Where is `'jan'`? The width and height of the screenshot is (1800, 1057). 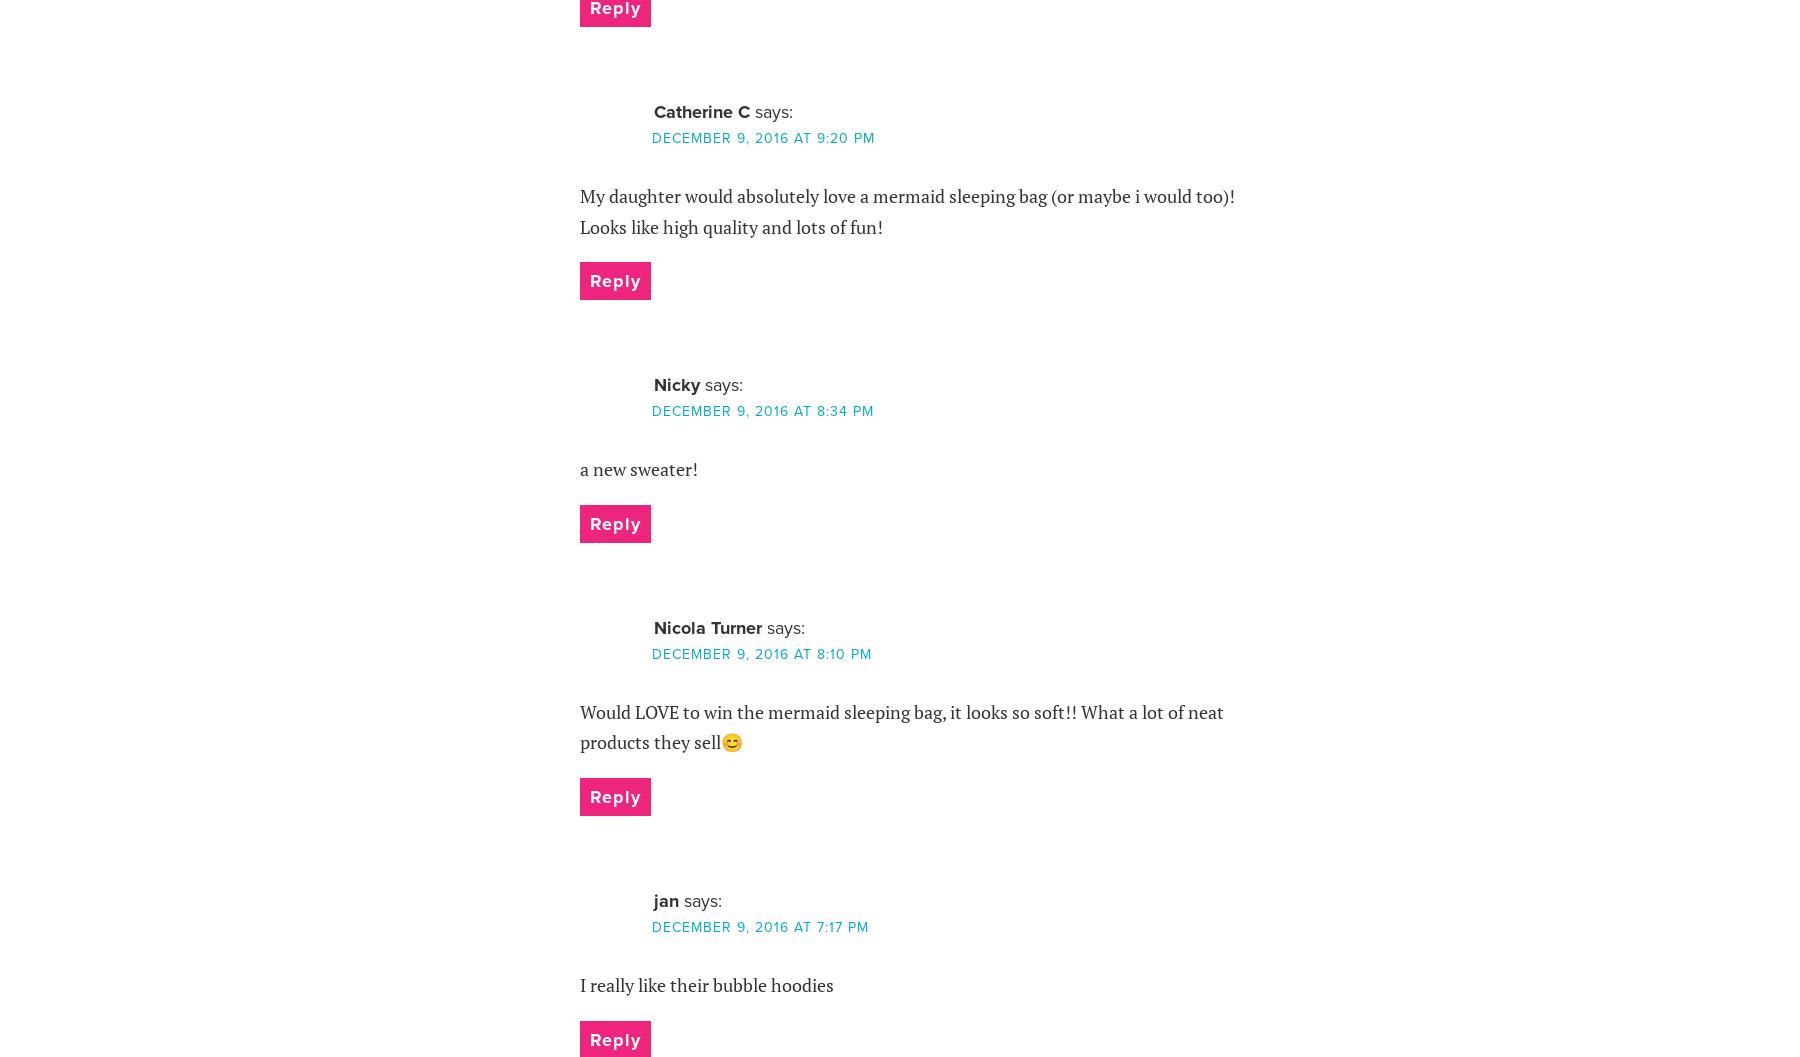 'jan' is located at coordinates (665, 899).